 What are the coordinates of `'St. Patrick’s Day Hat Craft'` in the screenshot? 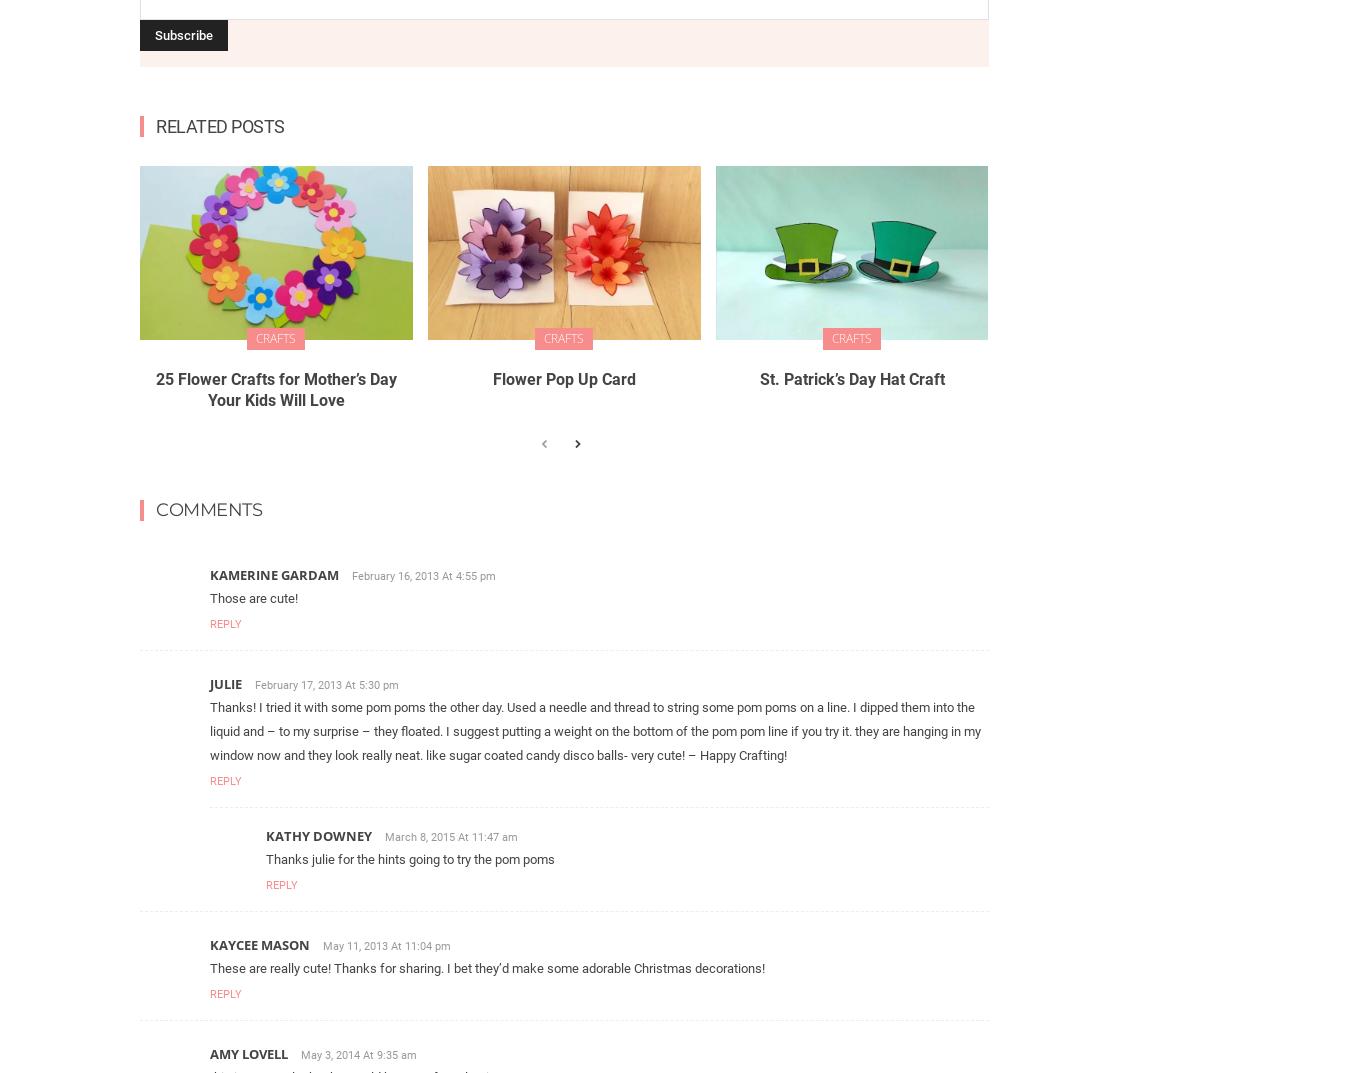 It's located at (851, 378).